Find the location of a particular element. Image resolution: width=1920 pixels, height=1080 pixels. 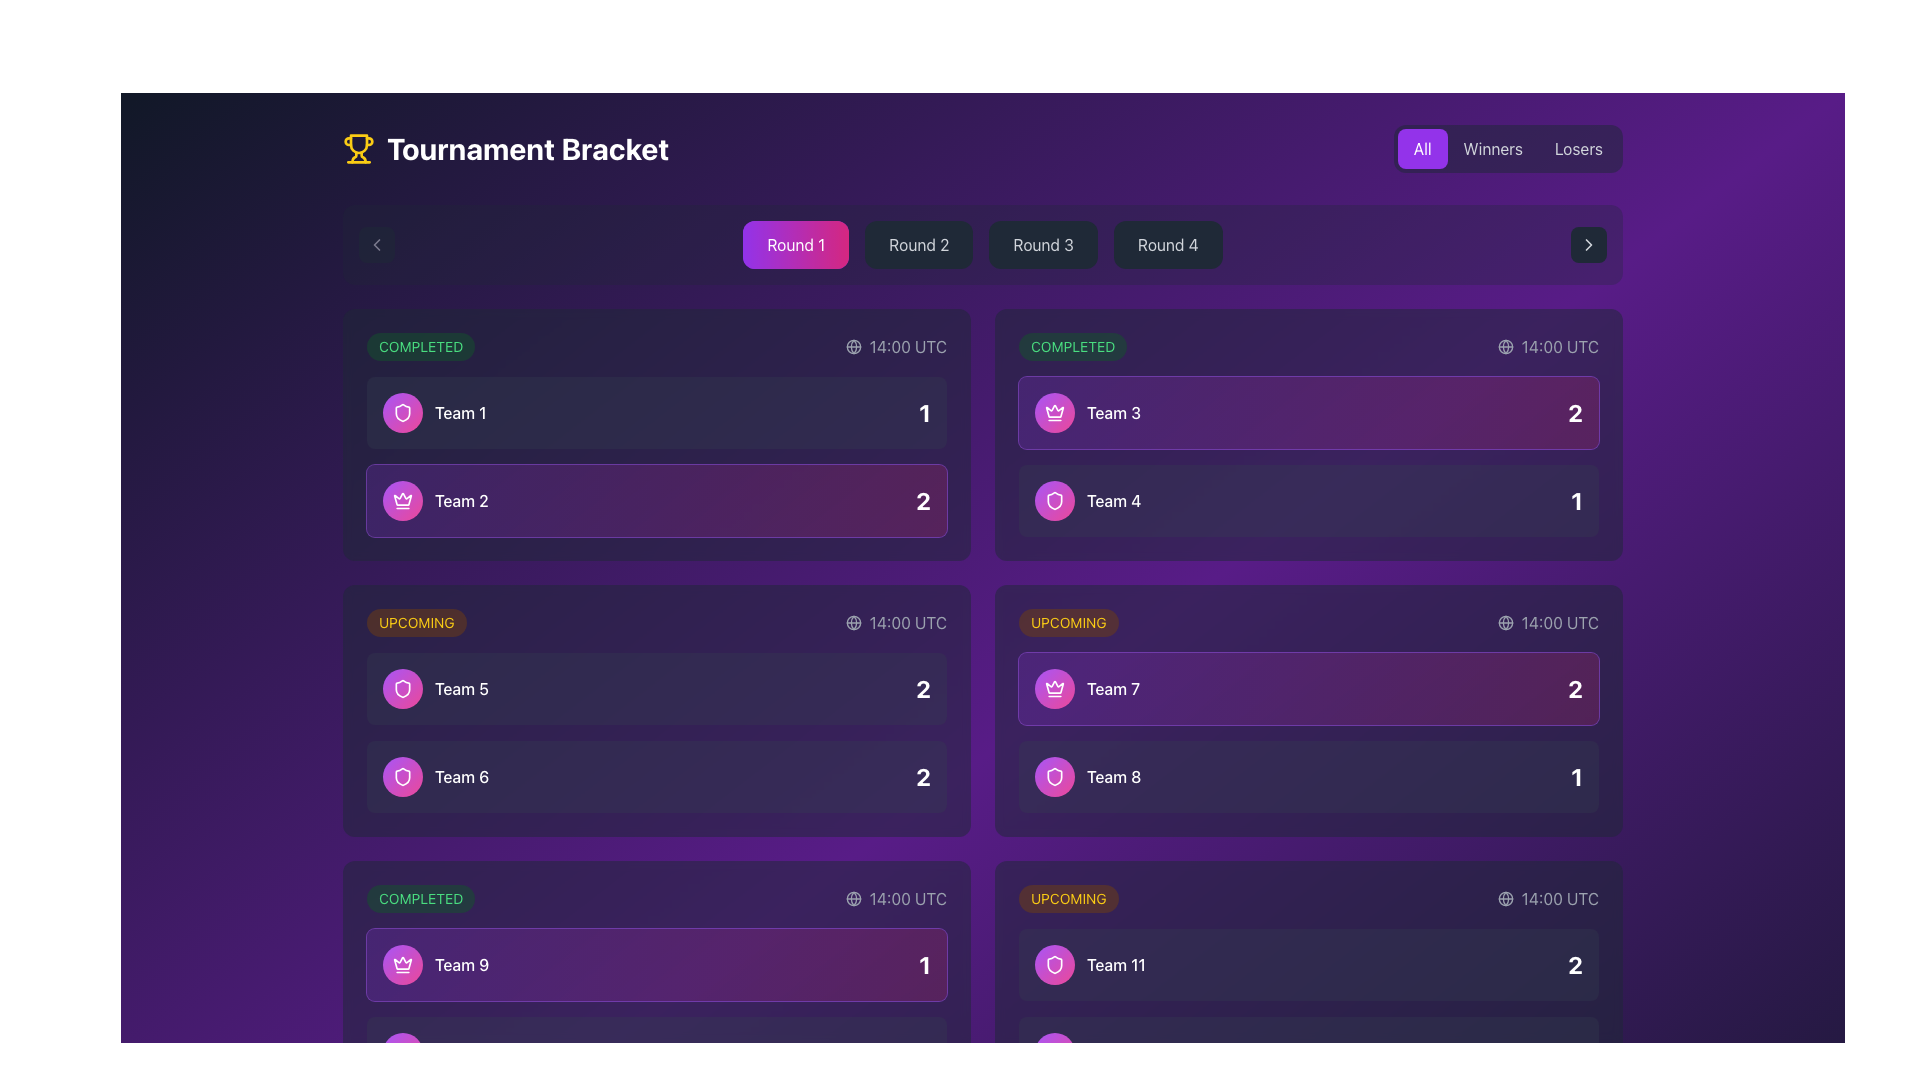

the text label that identifies 'Team 5' within the tournament bracket card, located in the 'Upcoming' section of the interface is located at coordinates (460, 688).